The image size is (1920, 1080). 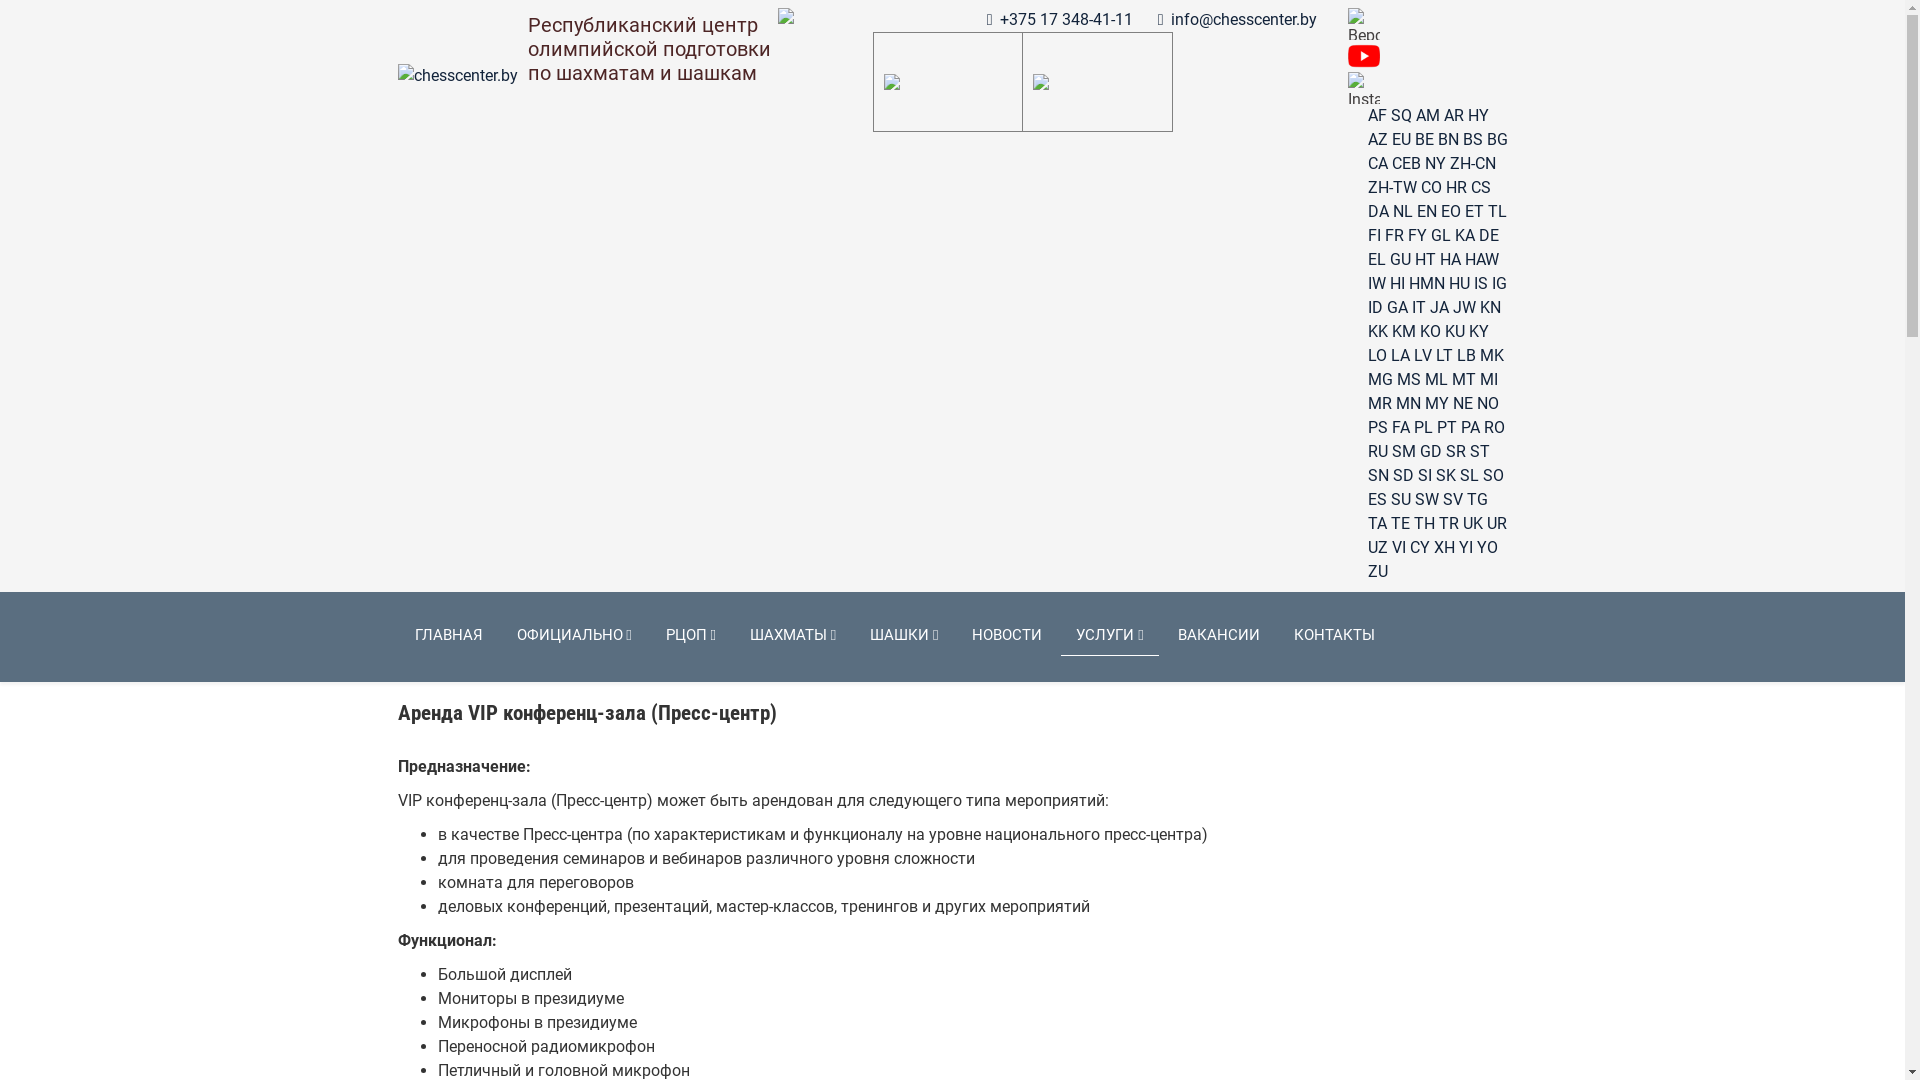 What do you see at coordinates (1419, 547) in the screenshot?
I see `'CY'` at bounding box center [1419, 547].